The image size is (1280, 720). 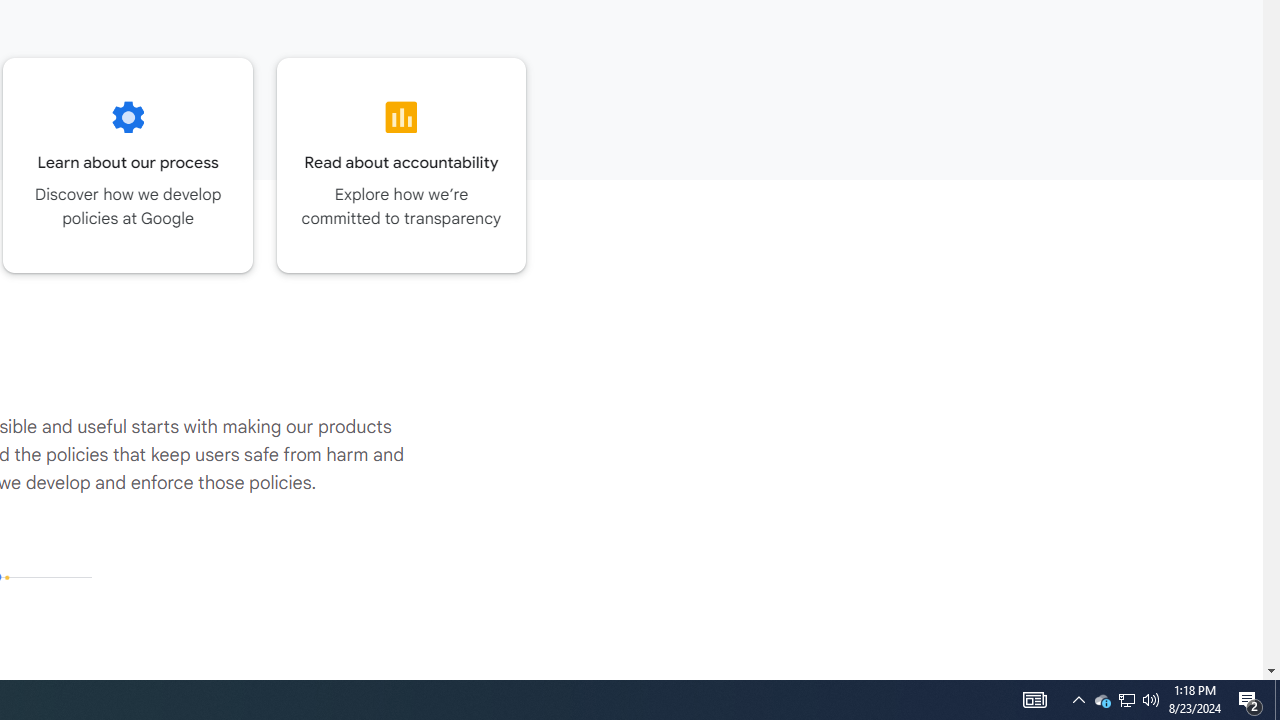 What do you see at coordinates (400, 164) in the screenshot?
I see `'Go to the Accountability page'` at bounding box center [400, 164].